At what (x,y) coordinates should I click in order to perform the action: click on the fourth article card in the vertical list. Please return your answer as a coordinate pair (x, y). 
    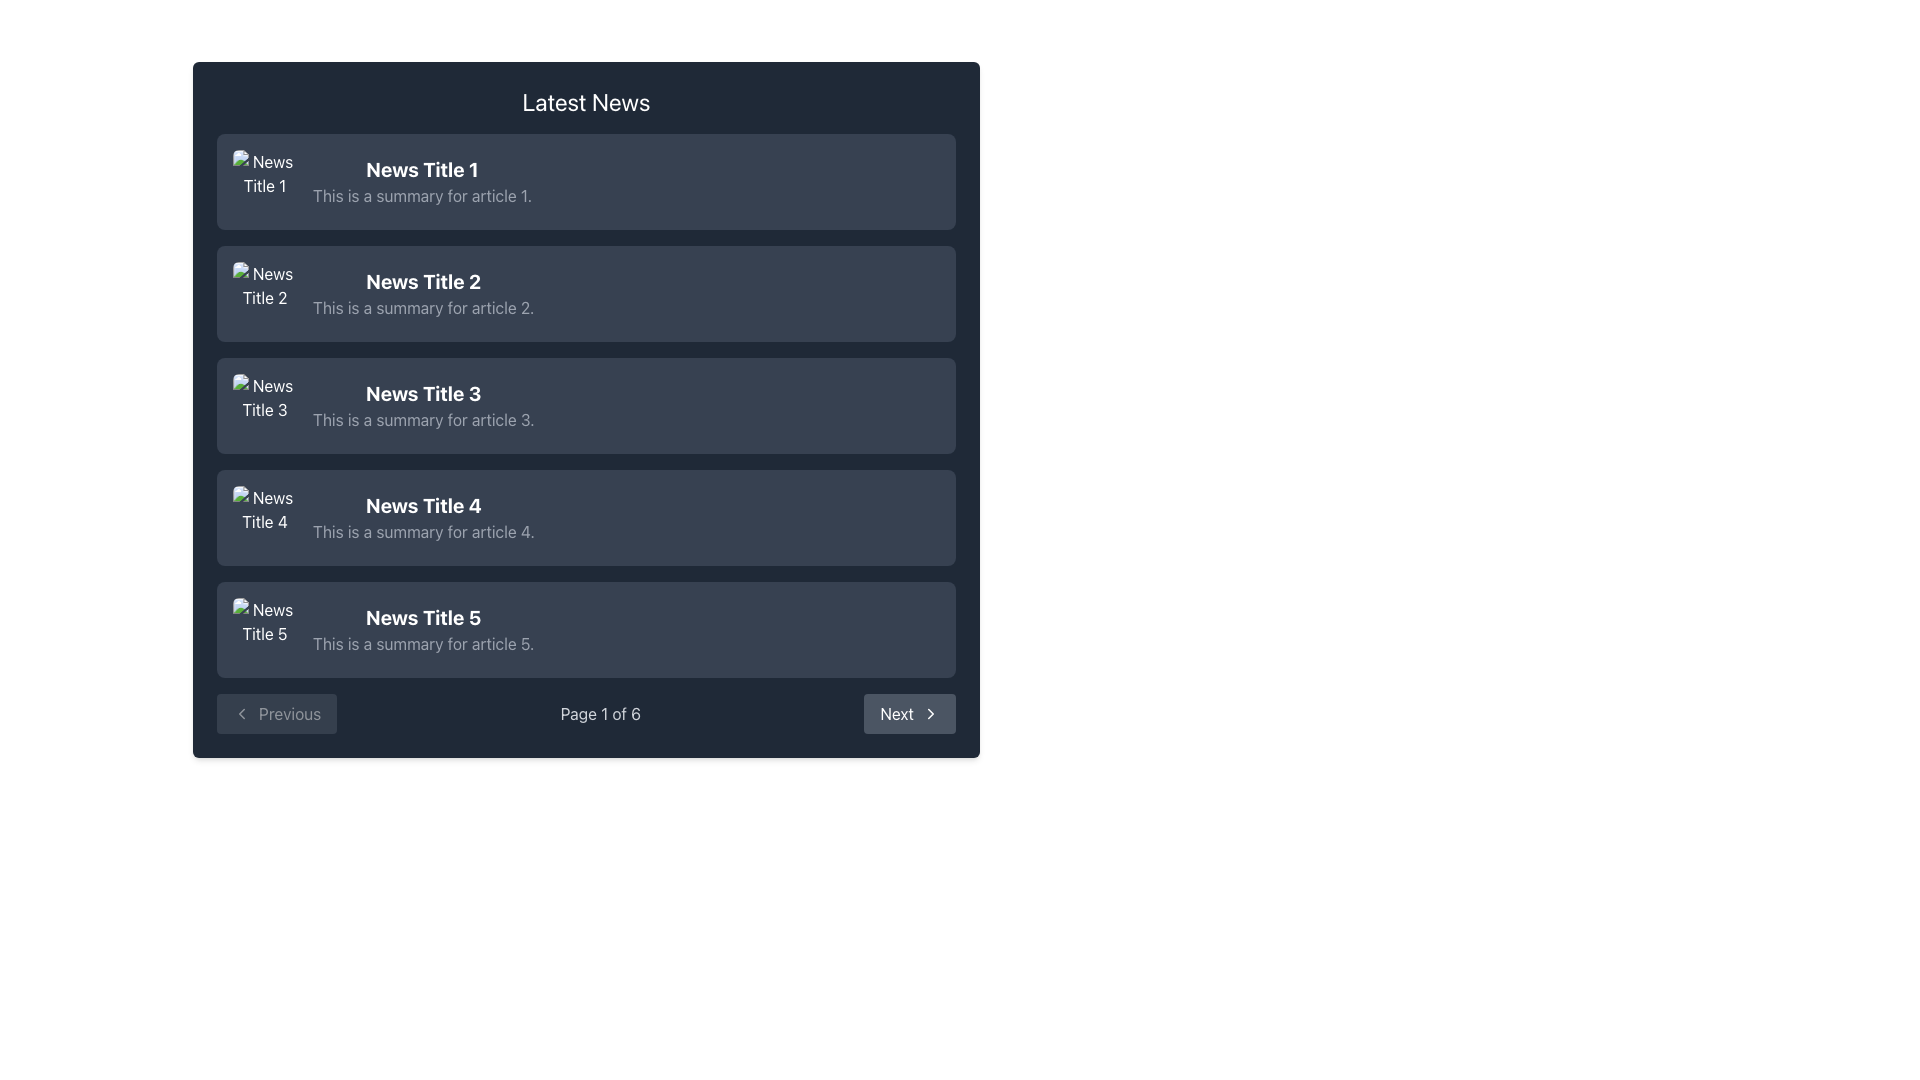
    Looking at the image, I should click on (585, 516).